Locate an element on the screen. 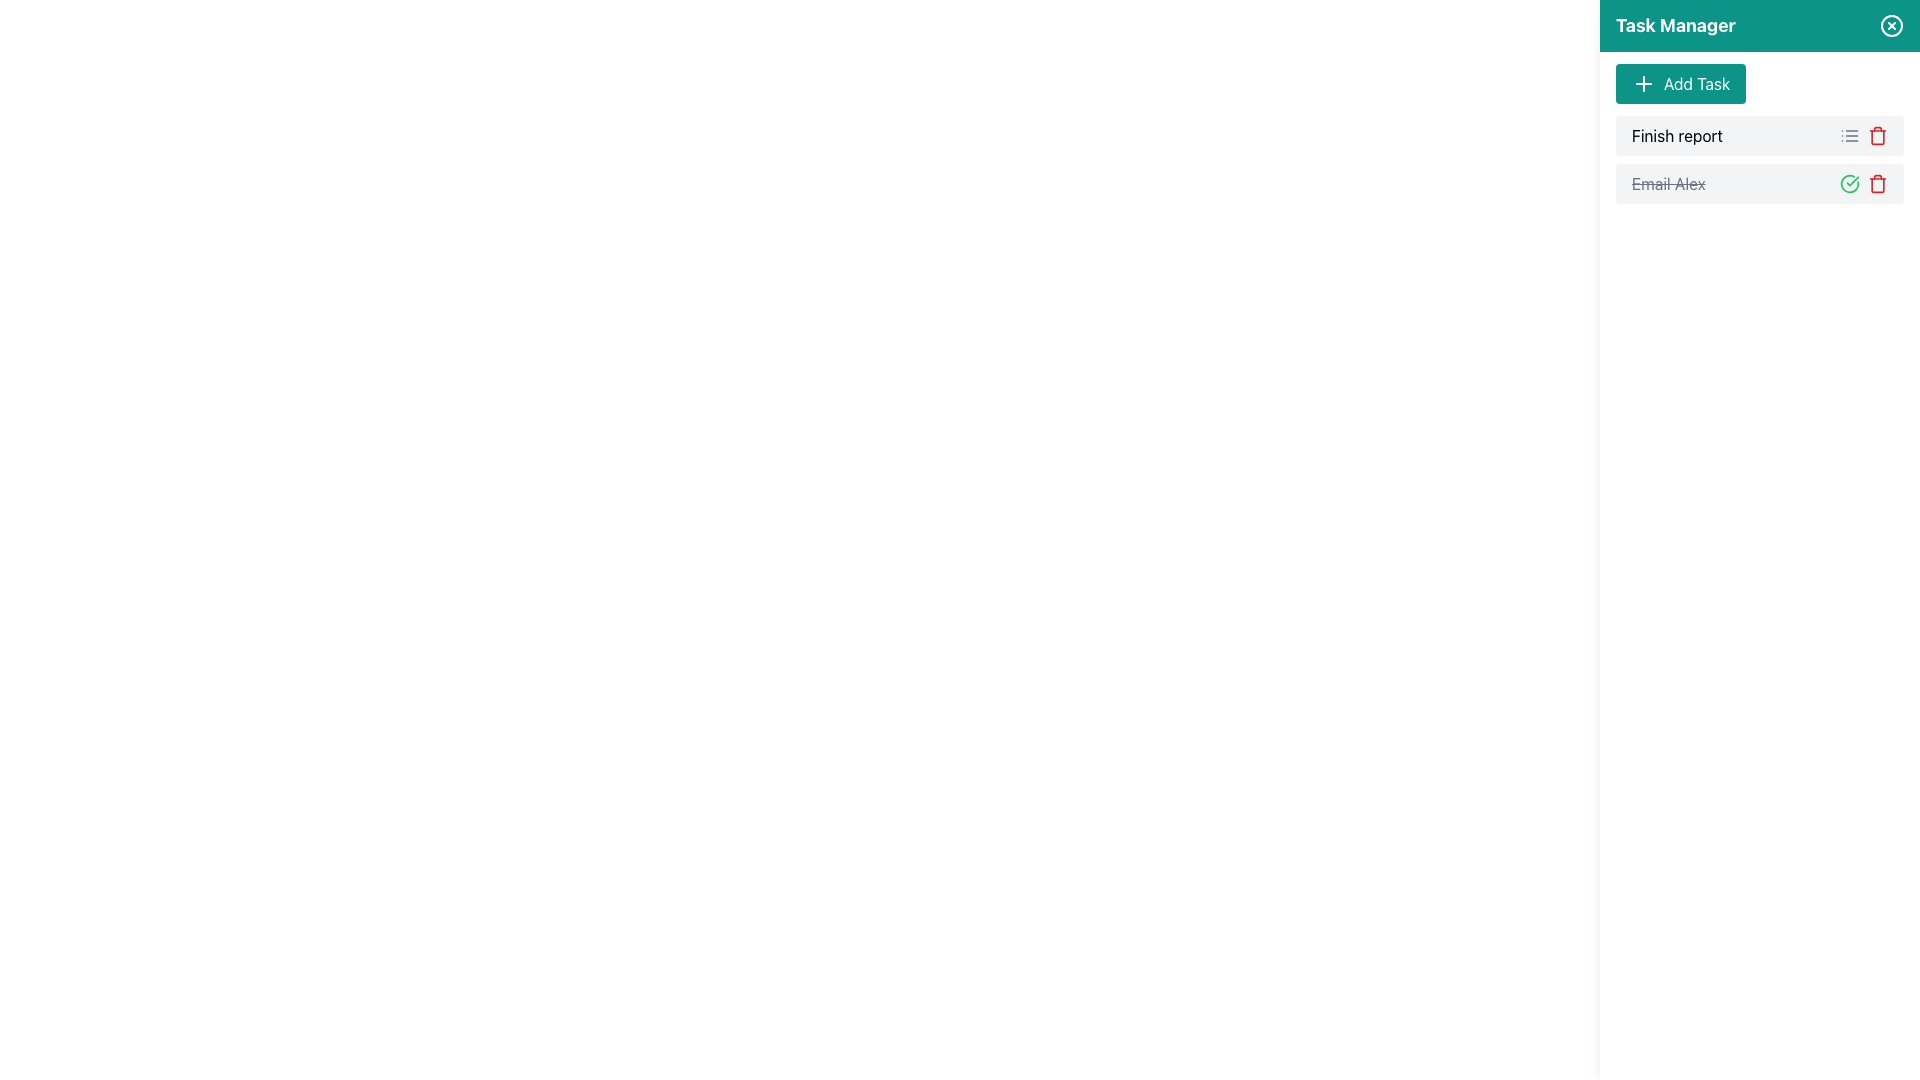 The width and height of the screenshot is (1920, 1080). the small plus icon located inside the green rectangular button labeled 'Add Task' in the 'Task Manager' section at the top right corner of the interface is located at coordinates (1643, 83).